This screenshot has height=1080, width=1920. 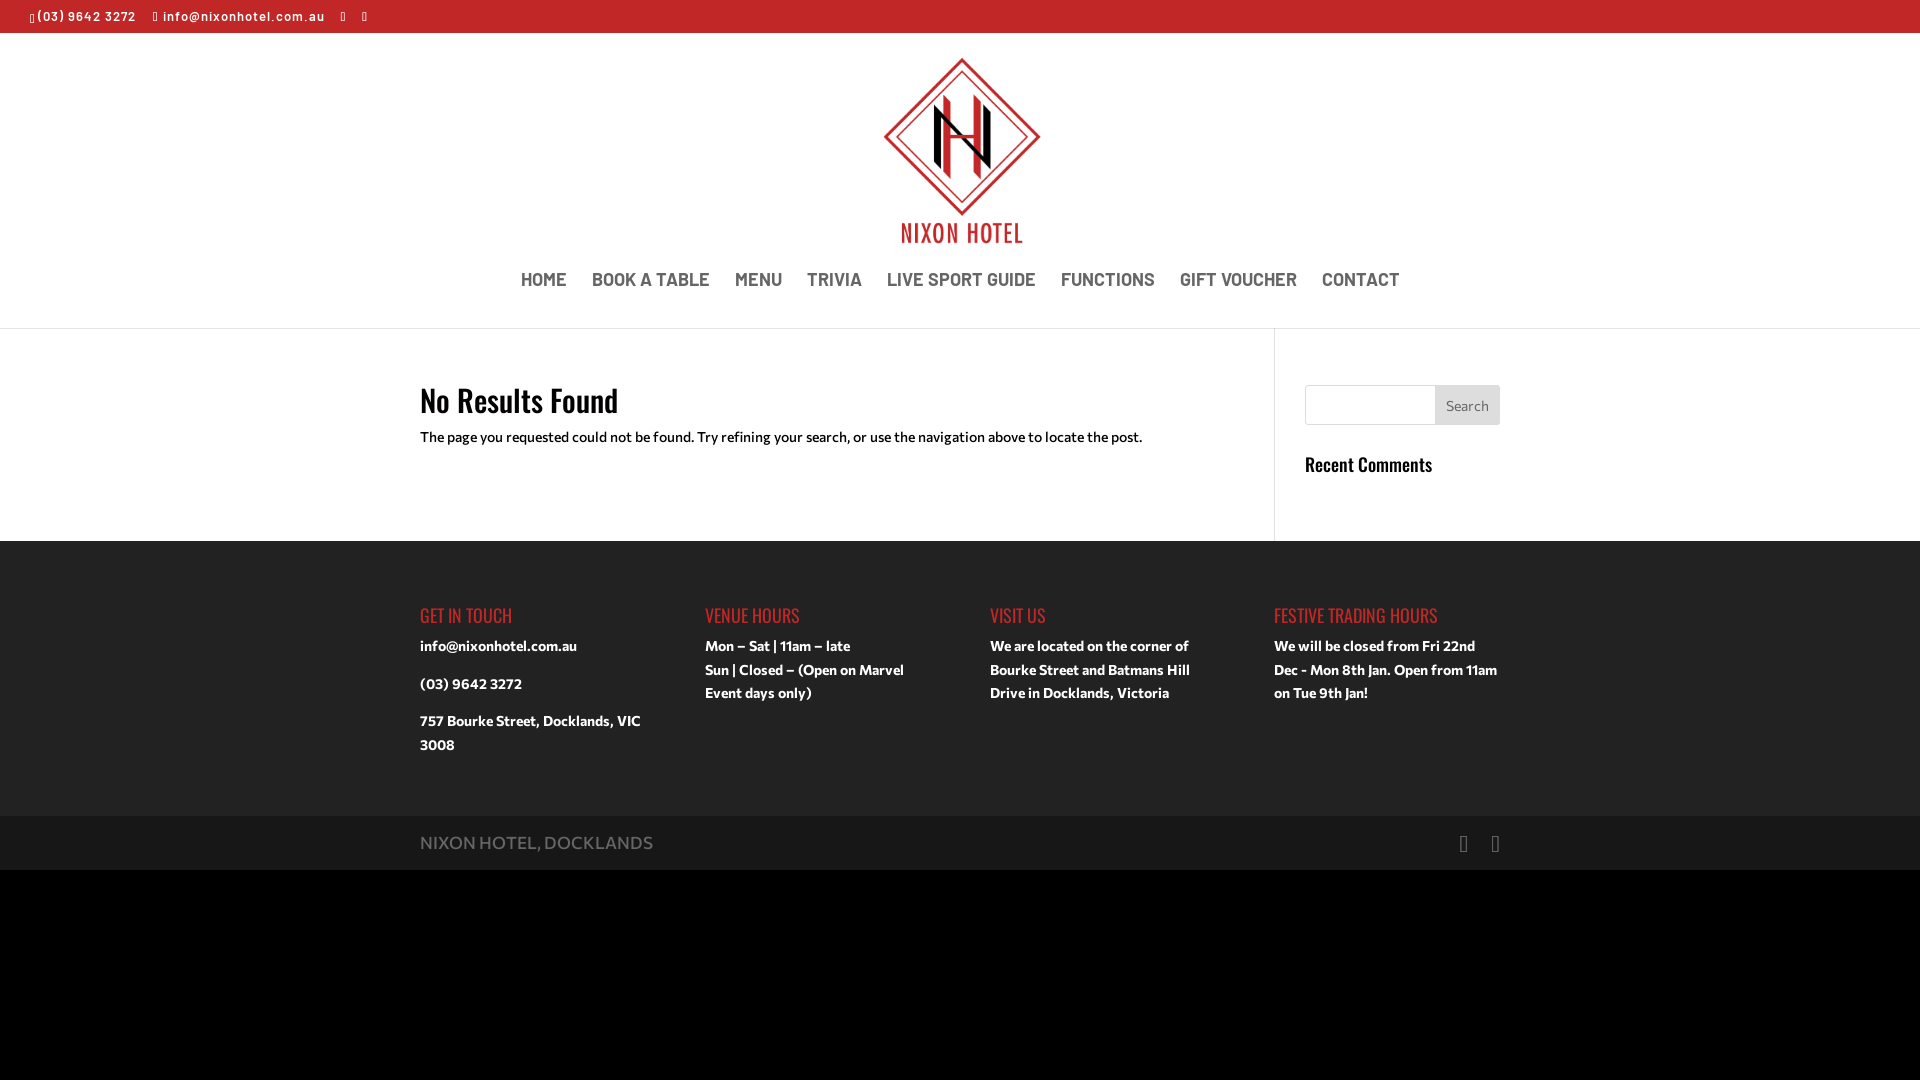 What do you see at coordinates (1467, 405) in the screenshot?
I see `'Search'` at bounding box center [1467, 405].